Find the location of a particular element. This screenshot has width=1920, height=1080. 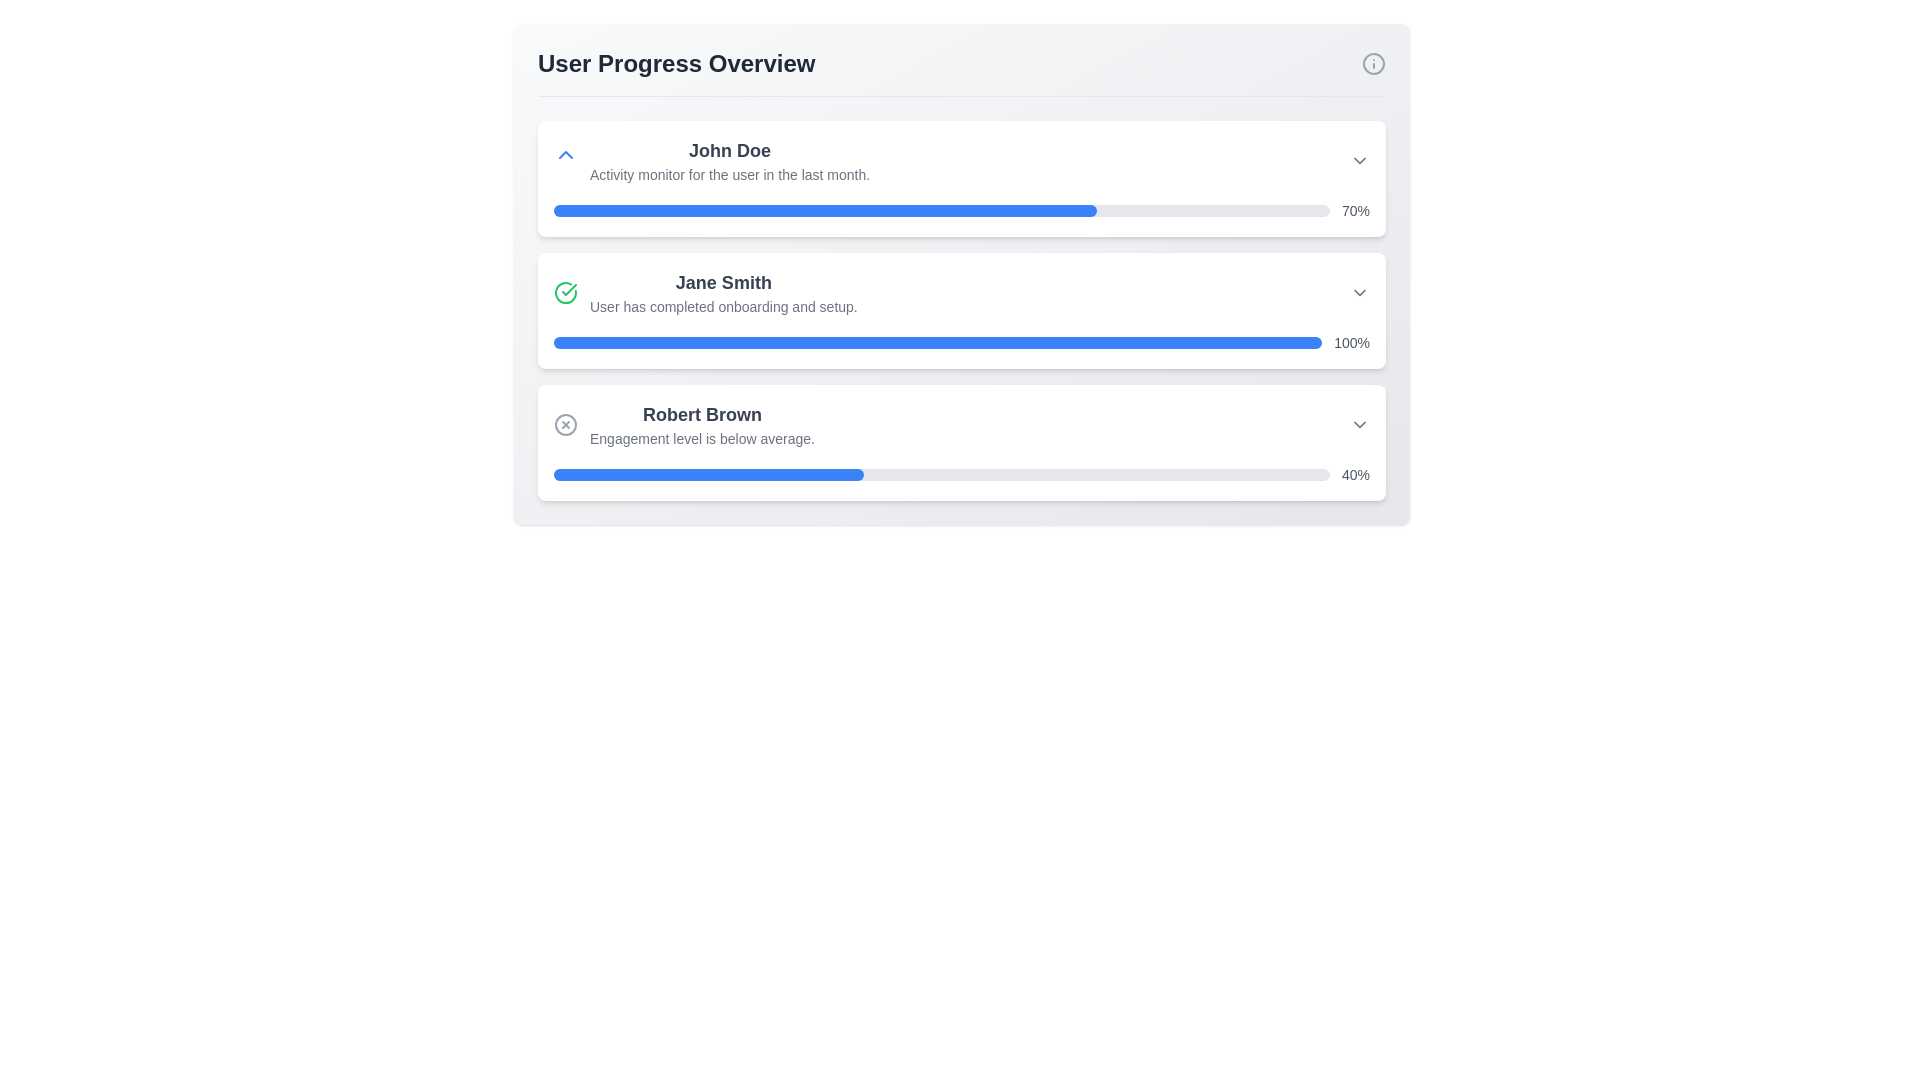

the text label reading 'Engagement level is below average.' which is located below the name 'Robert Brown' in the third user progress card is located at coordinates (702, 438).